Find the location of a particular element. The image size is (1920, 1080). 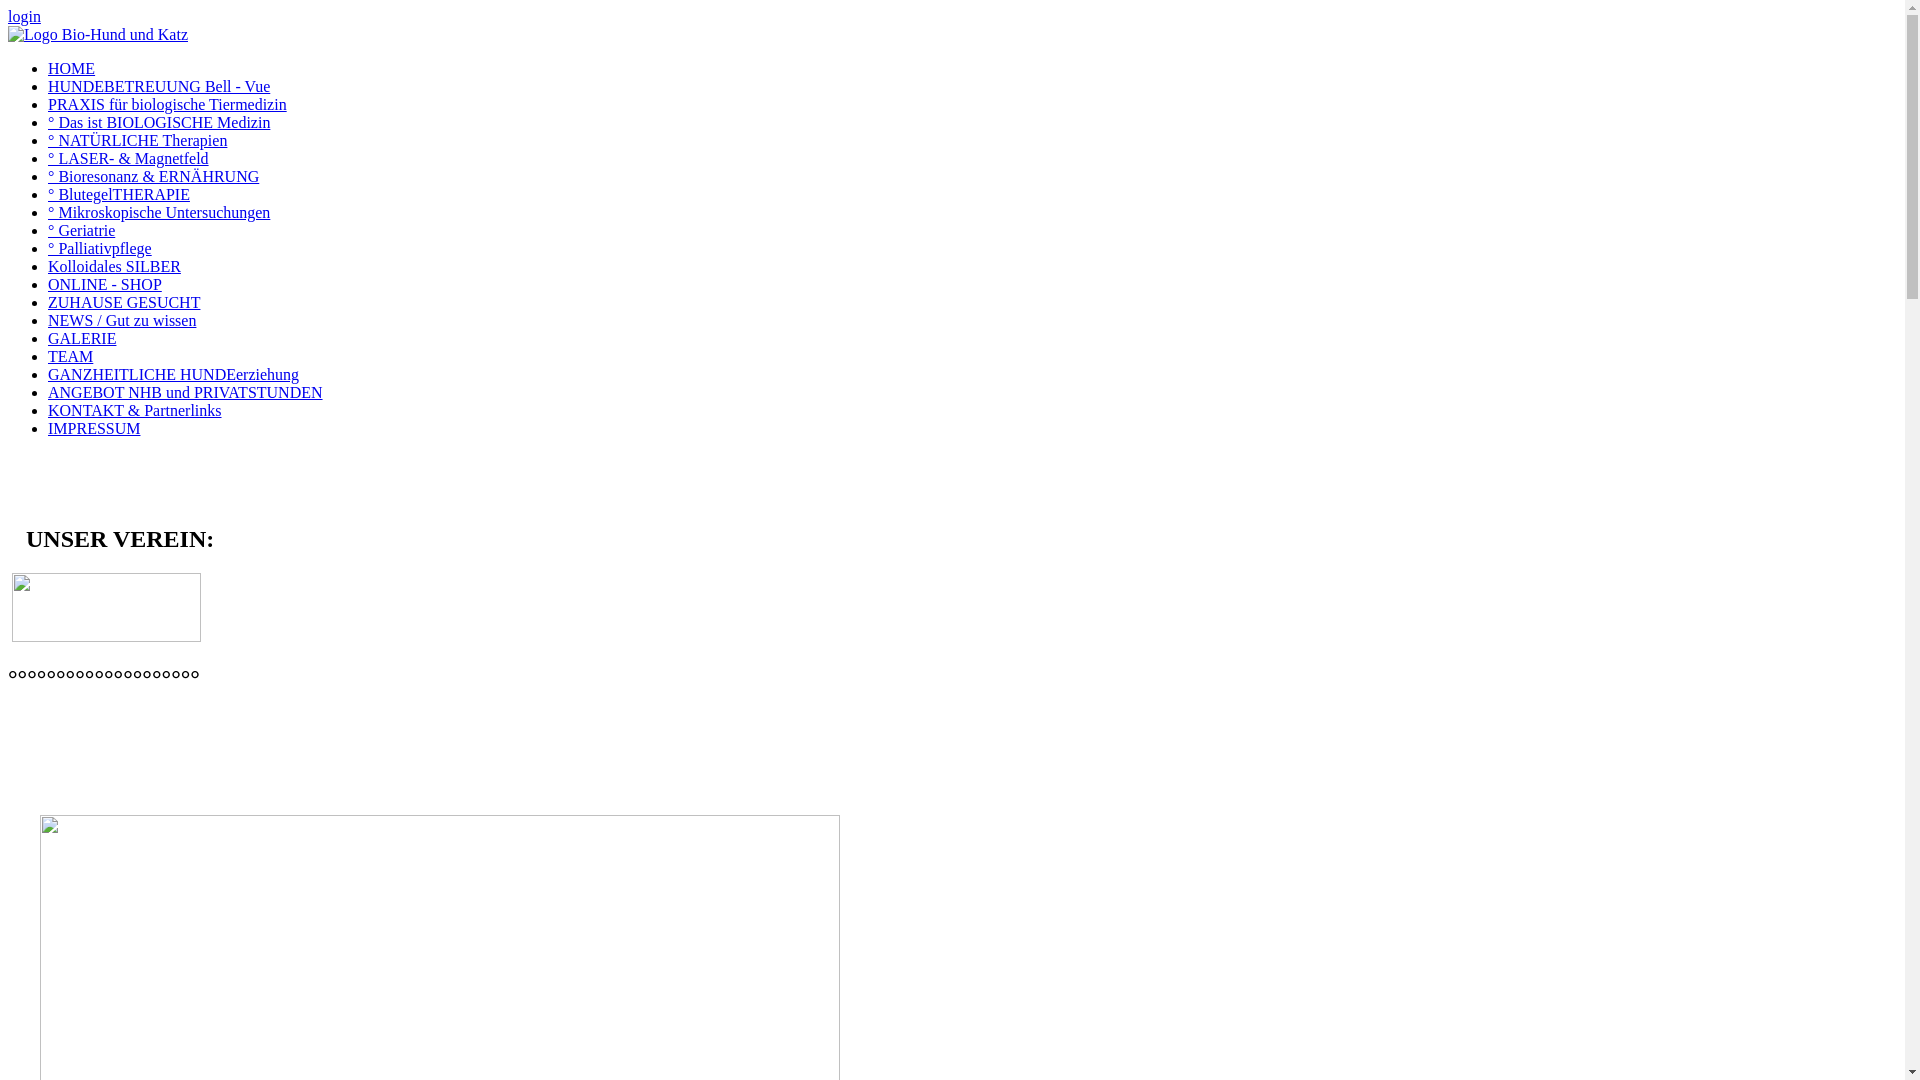

'KONTAKT & Partnerlinks' is located at coordinates (133, 409).